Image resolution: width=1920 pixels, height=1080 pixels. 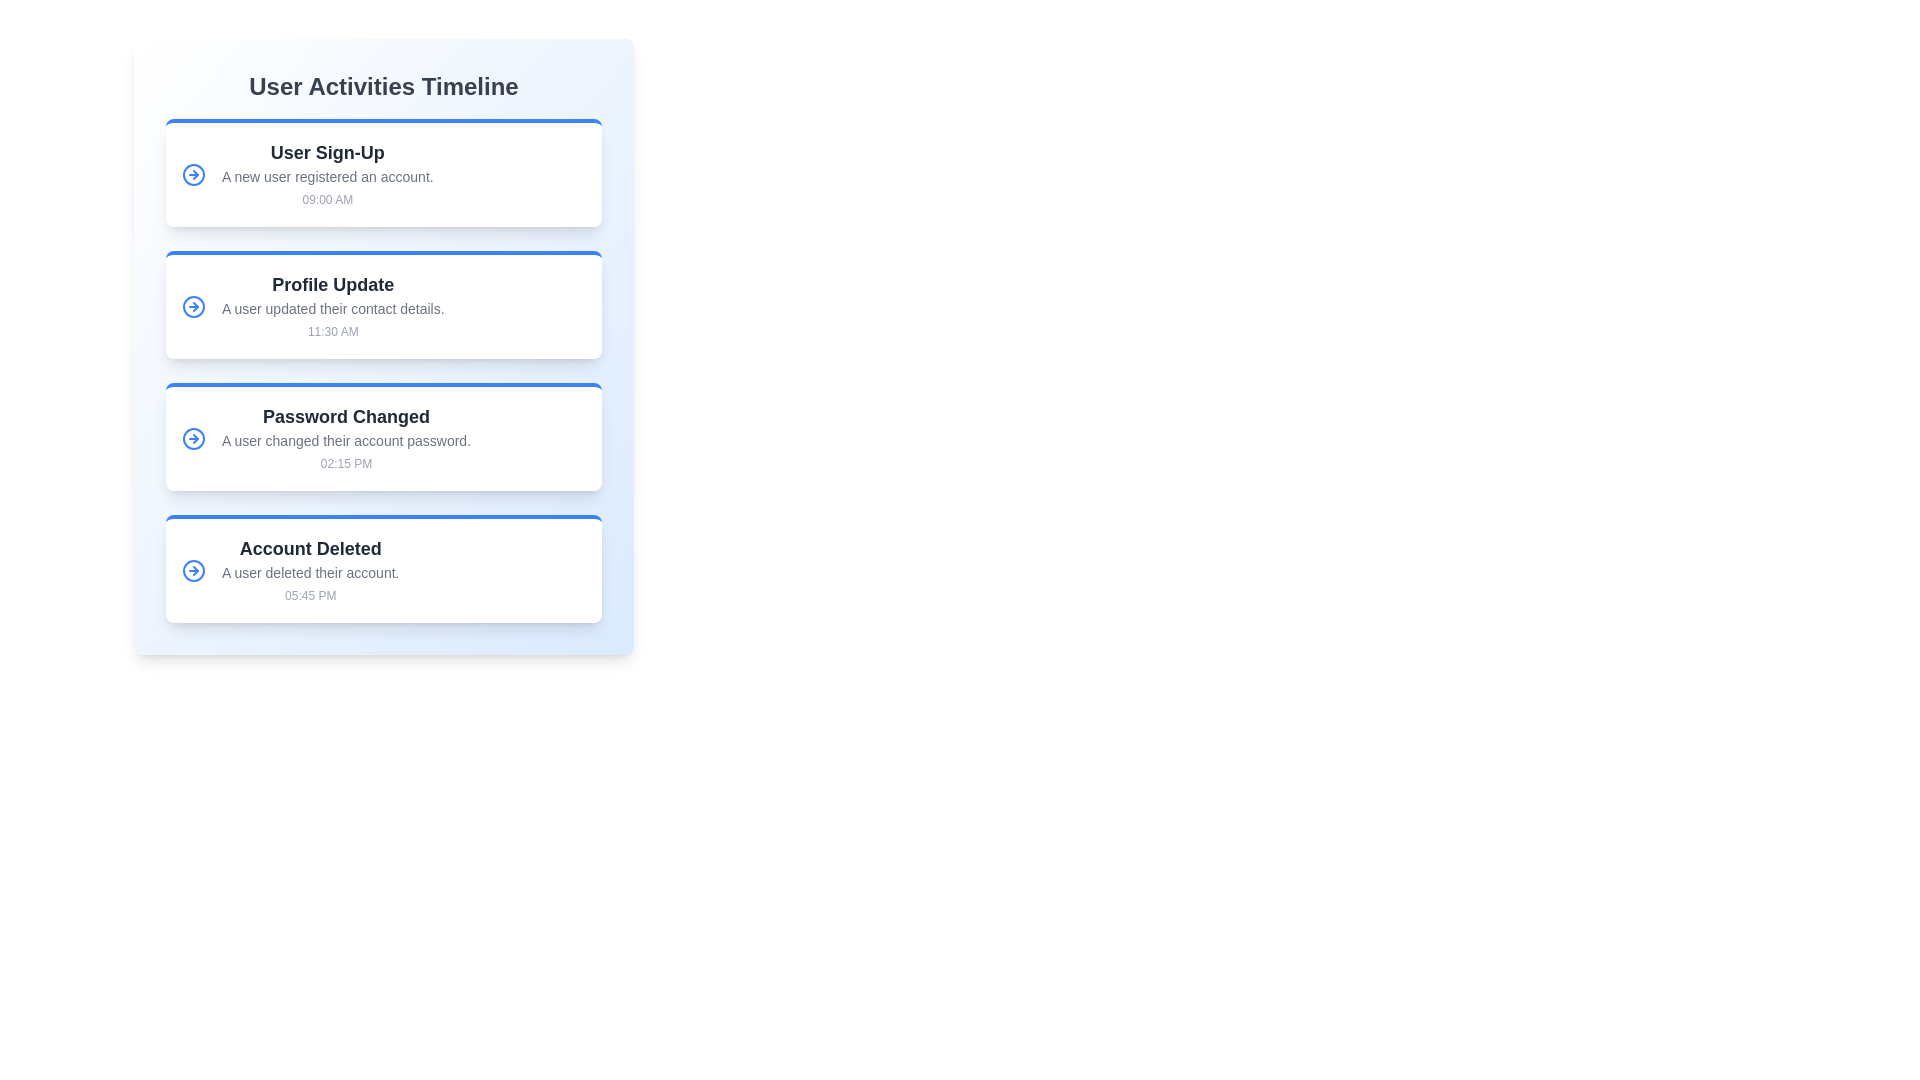 I want to click on the central circle of the circular arrow icon that serves as a decorative bullet point for the 'Profile Update' activity entry in the second activity box of the timeline interface, so click(x=193, y=307).